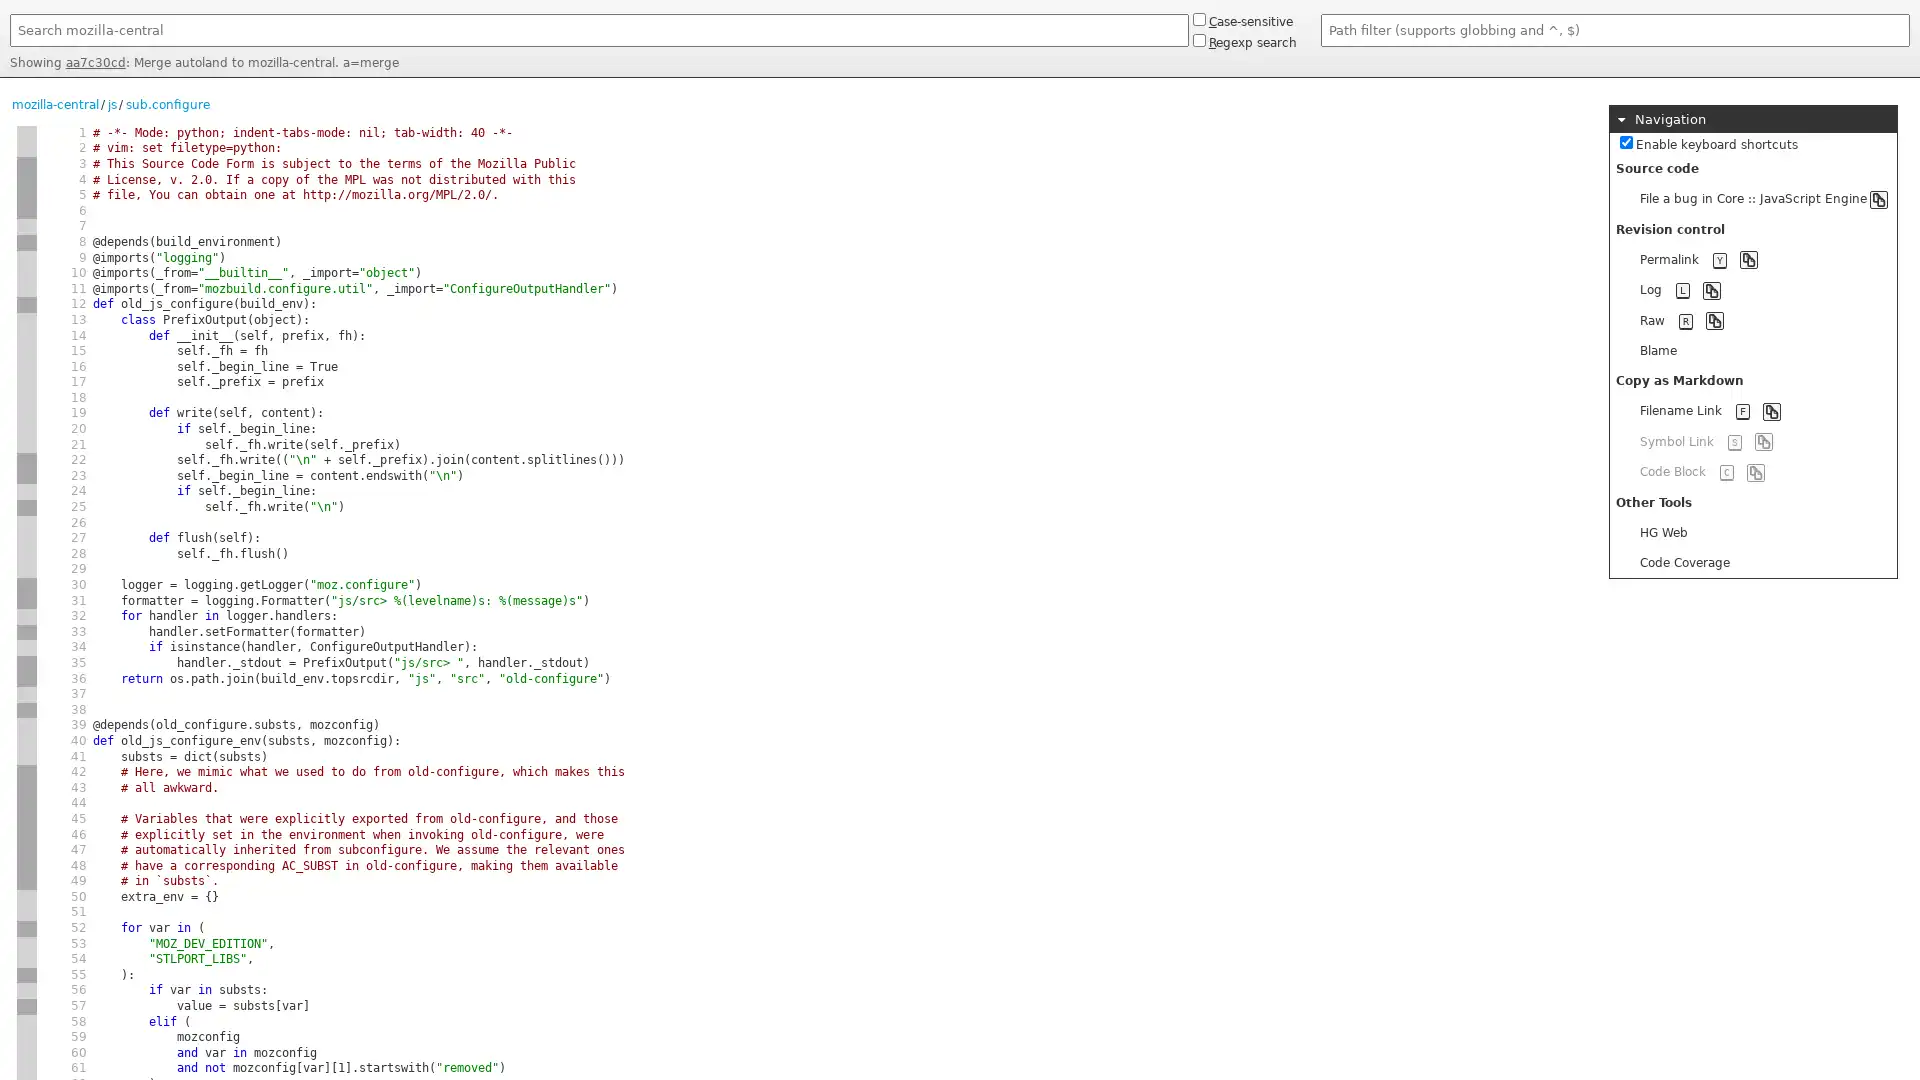  I want to click on same hash 3, so click(27, 289).